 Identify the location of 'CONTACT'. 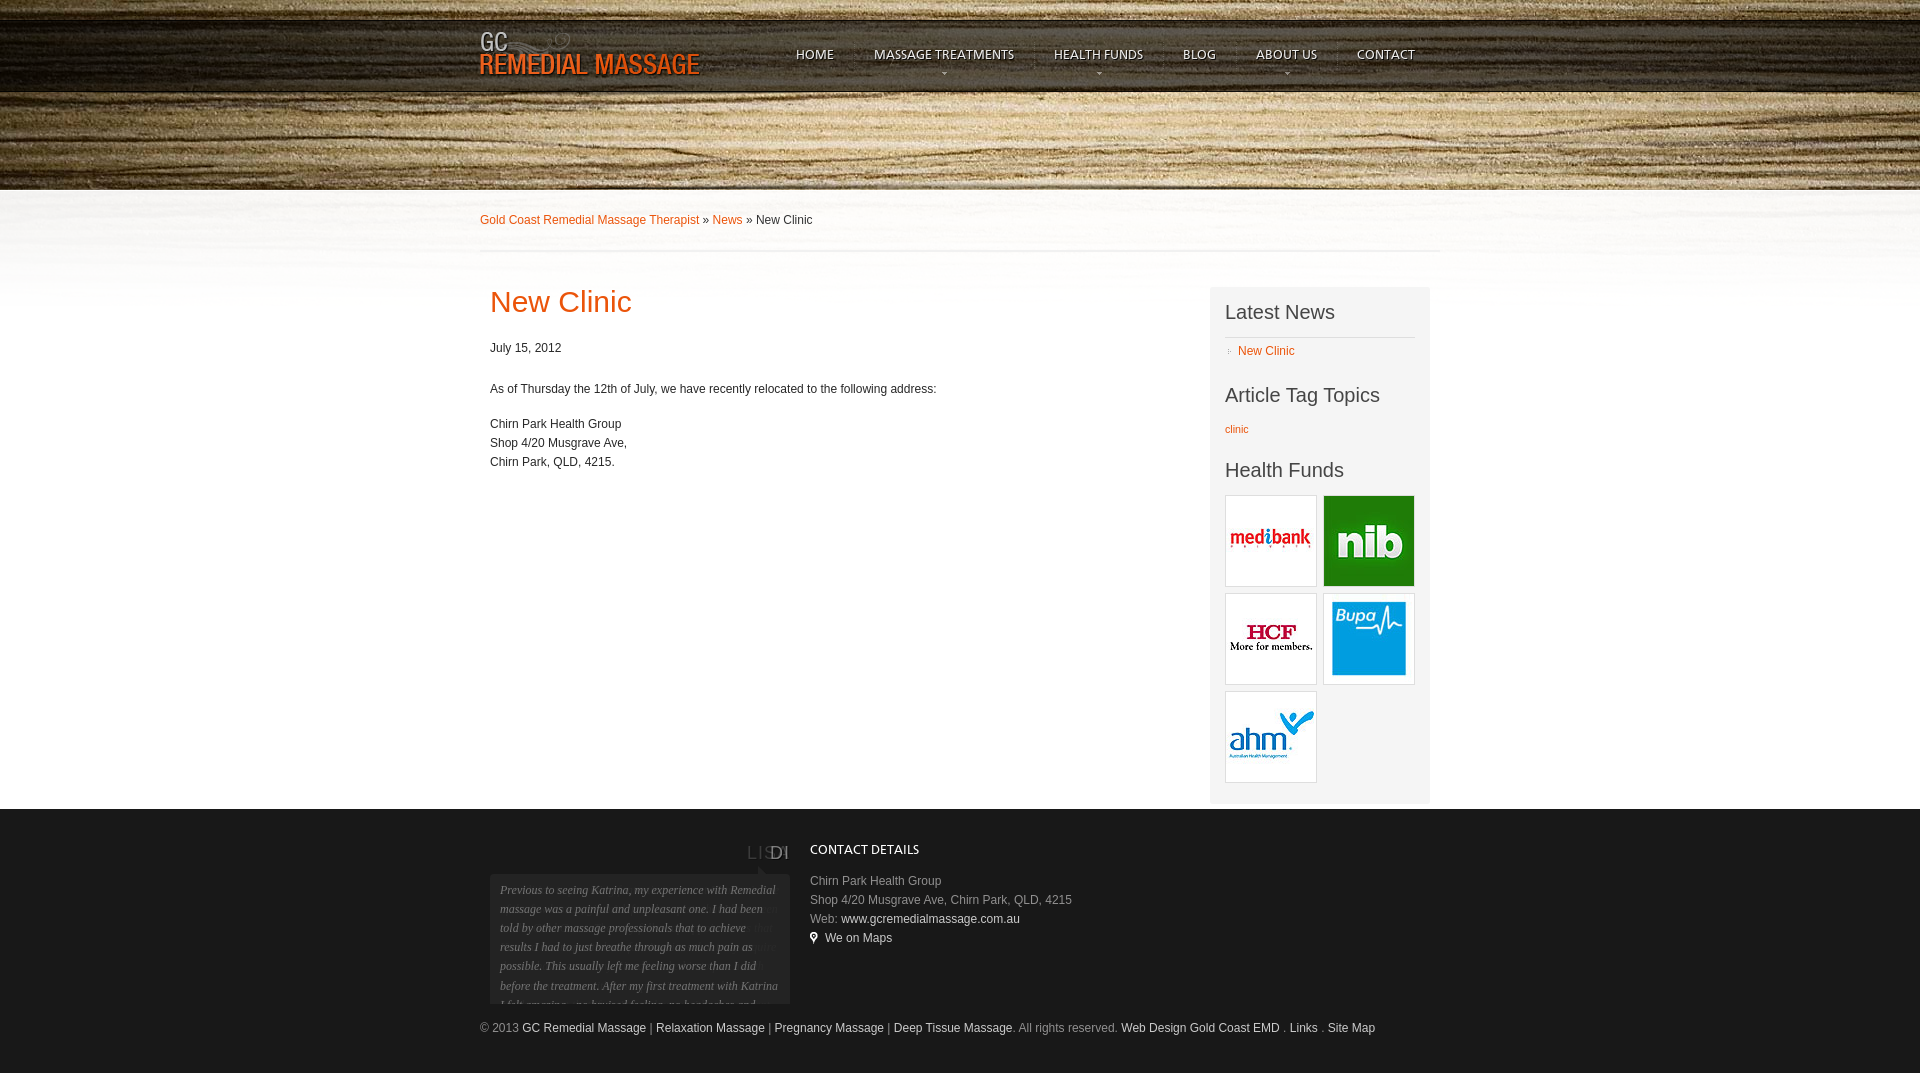
(1385, 54).